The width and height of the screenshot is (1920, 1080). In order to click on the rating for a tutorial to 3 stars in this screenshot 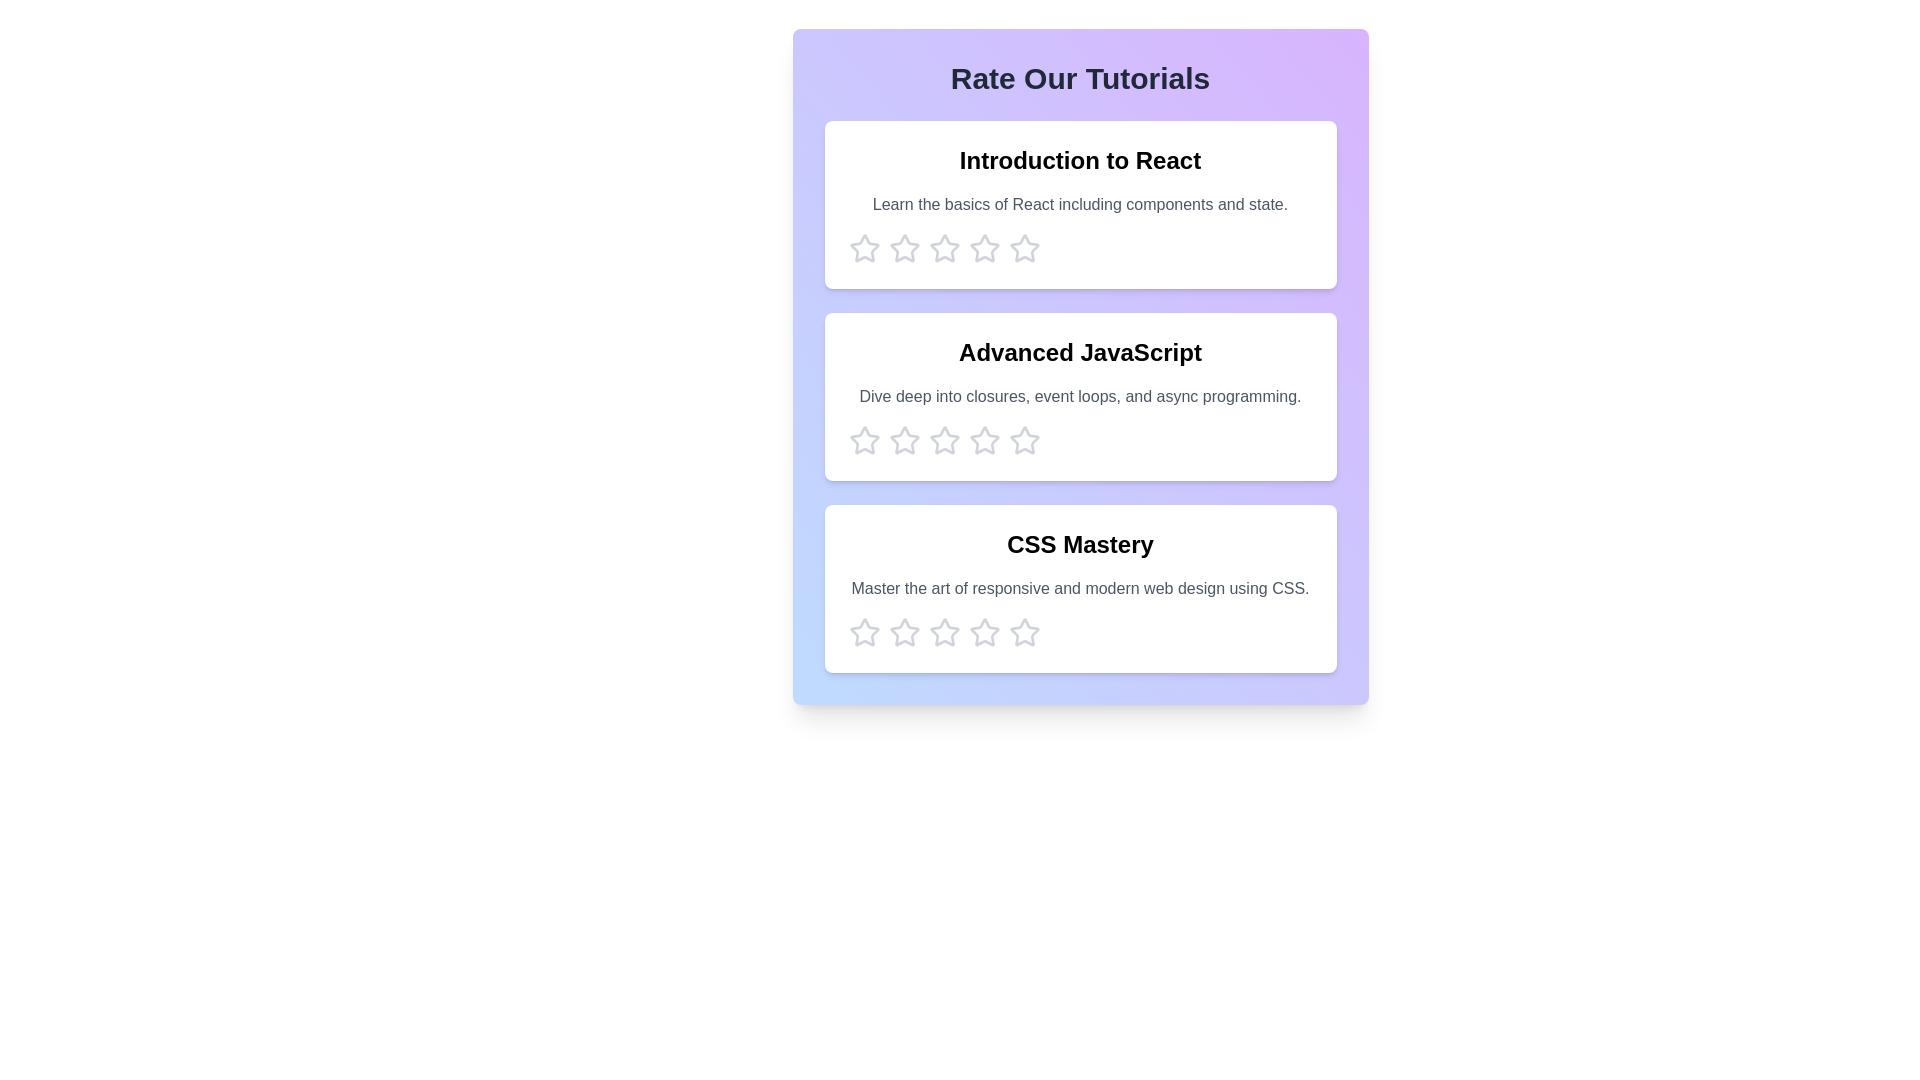, I will do `click(943, 248)`.